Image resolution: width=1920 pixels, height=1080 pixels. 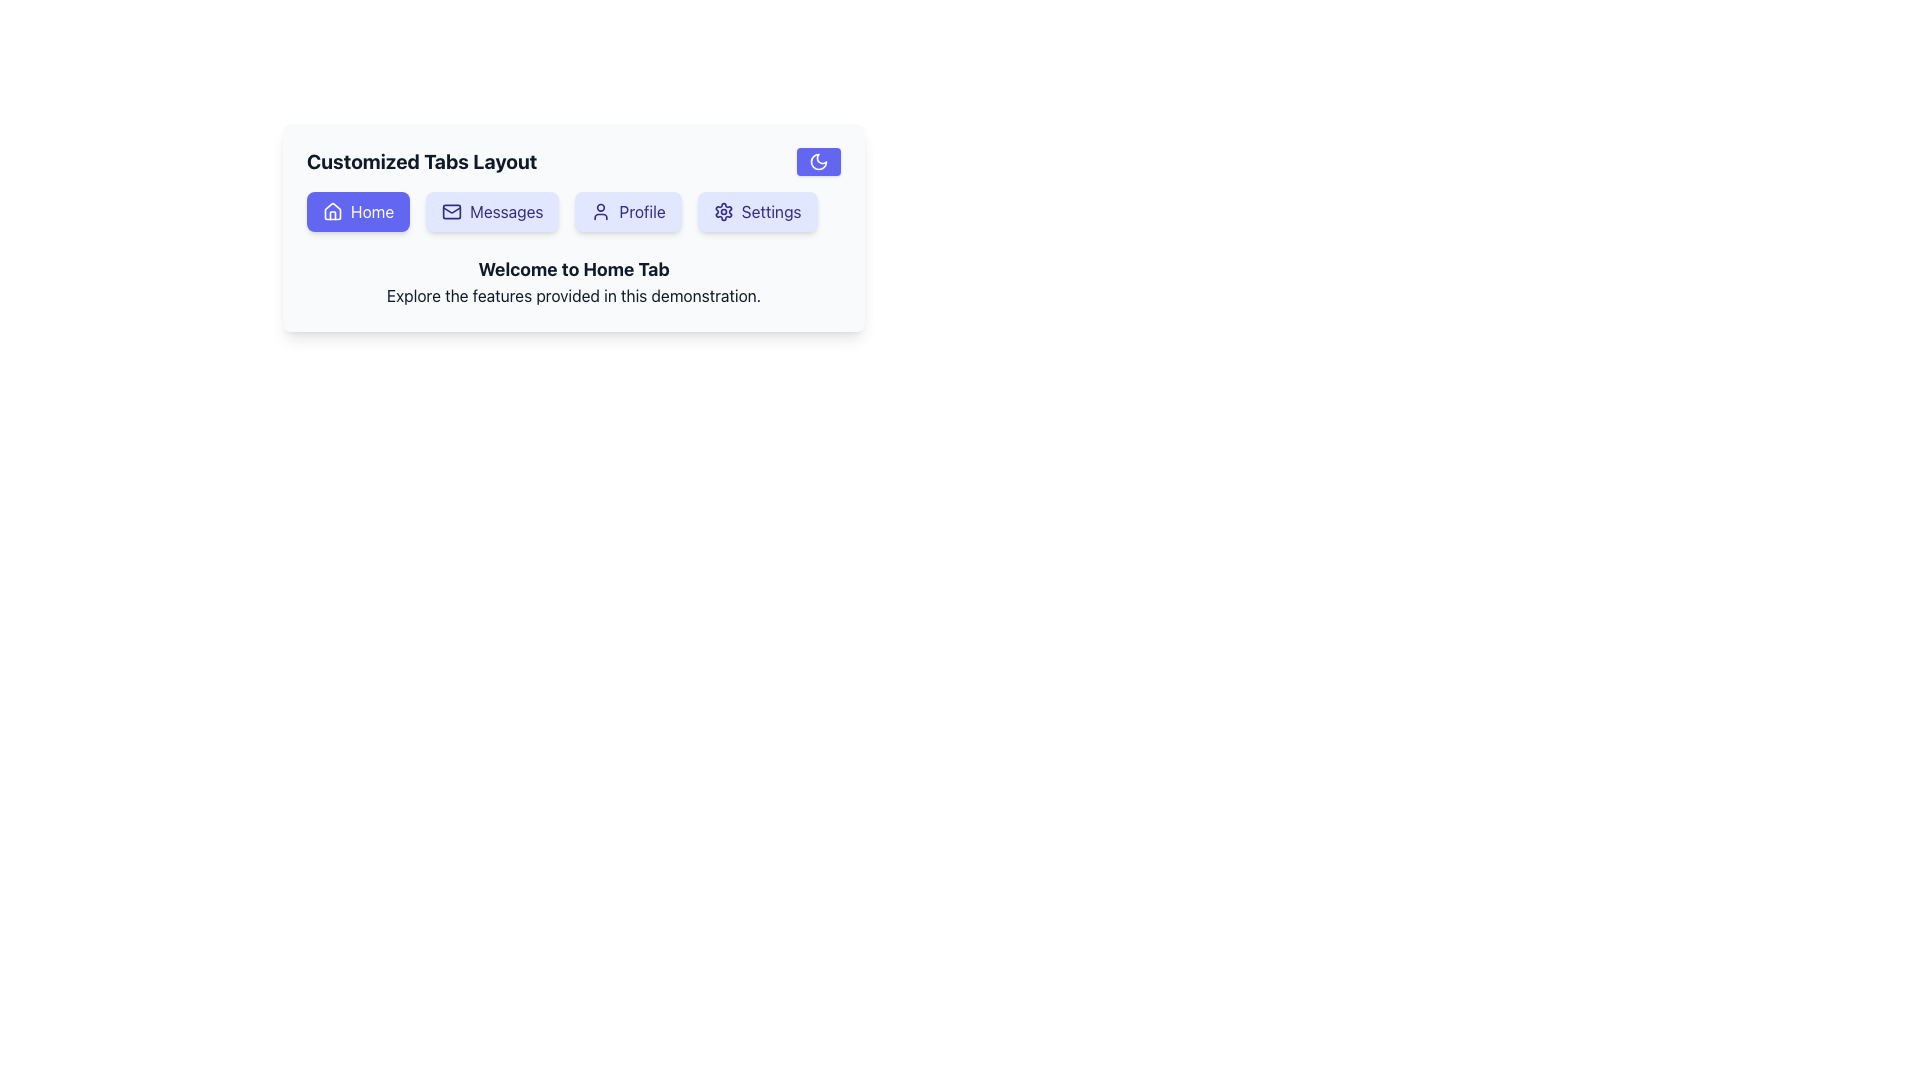 What do you see at coordinates (451, 212) in the screenshot?
I see `the graphic icon within the Messages button` at bounding box center [451, 212].